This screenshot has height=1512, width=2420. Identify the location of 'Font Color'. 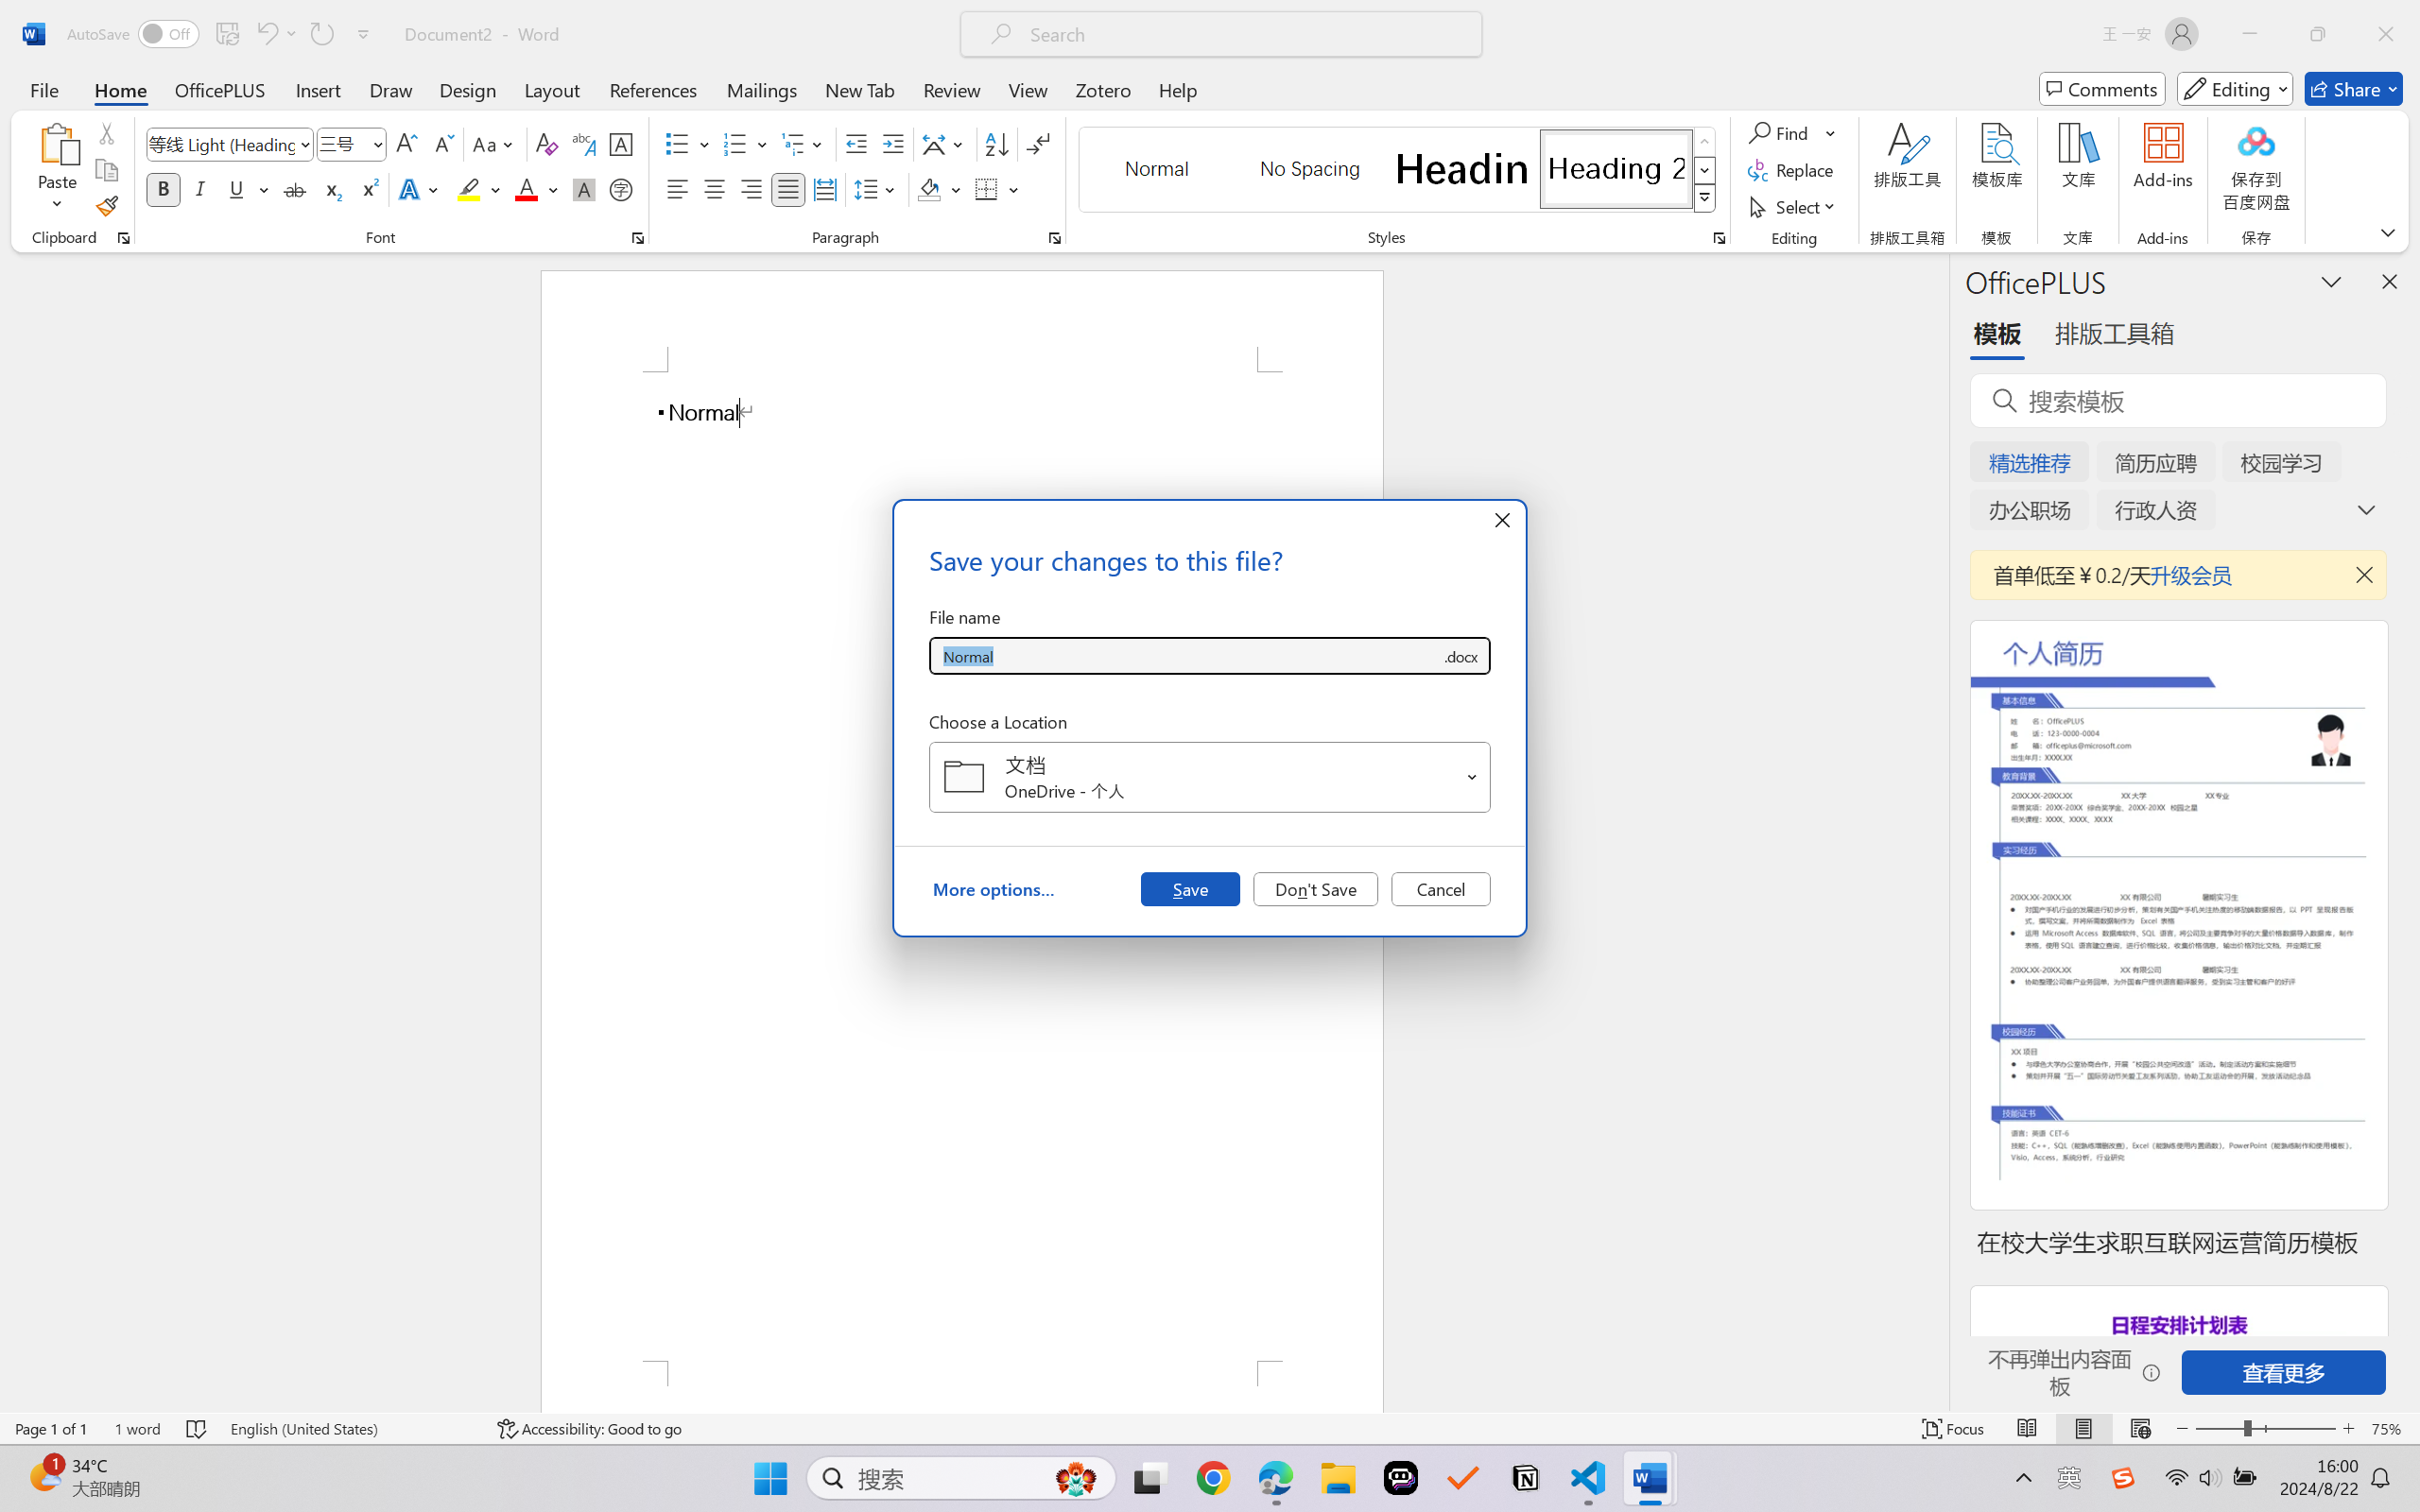
(536, 188).